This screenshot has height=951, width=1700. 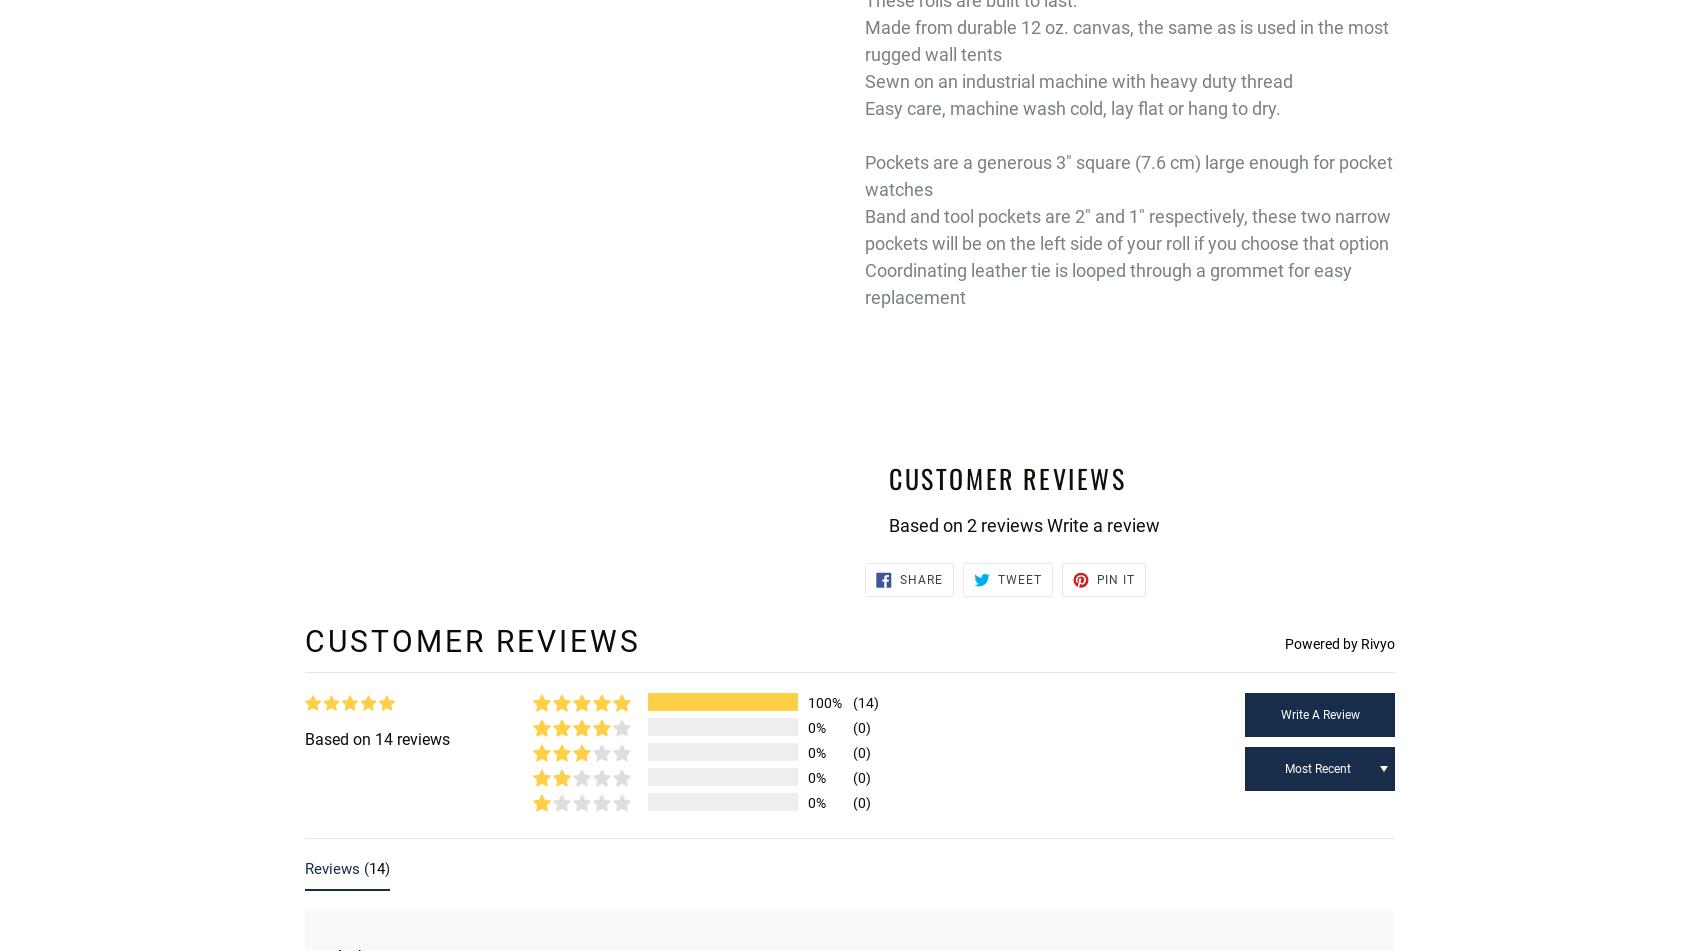 What do you see at coordinates (1078, 81) in the screenshot?
I see `'Sewn on an industrial machine with heavy duty thread'` at bounding box center [1078, 81].